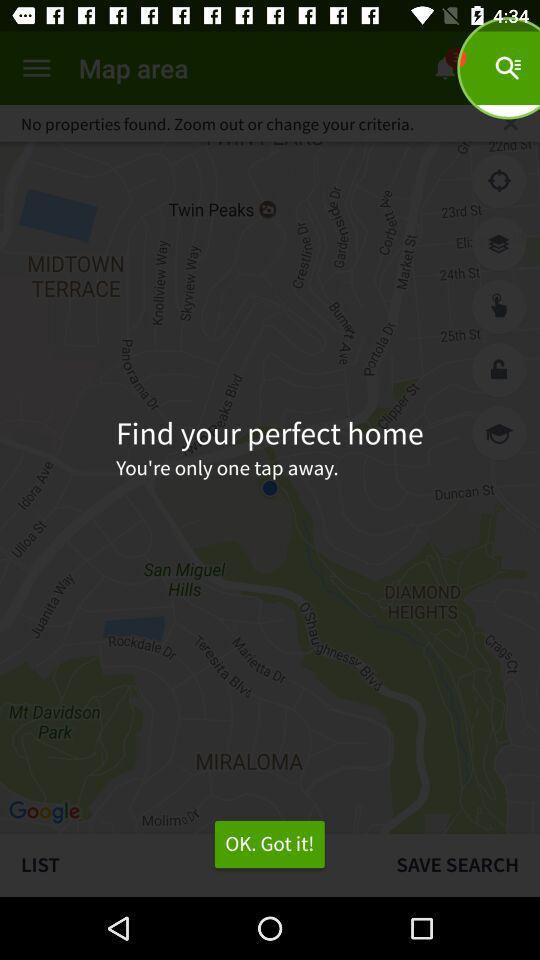 The height and width of the screenshot is (960, 540). What do you see at coordinates (498, 307) in the screenshot?
I see `on map` at bounding box center [498, 307].